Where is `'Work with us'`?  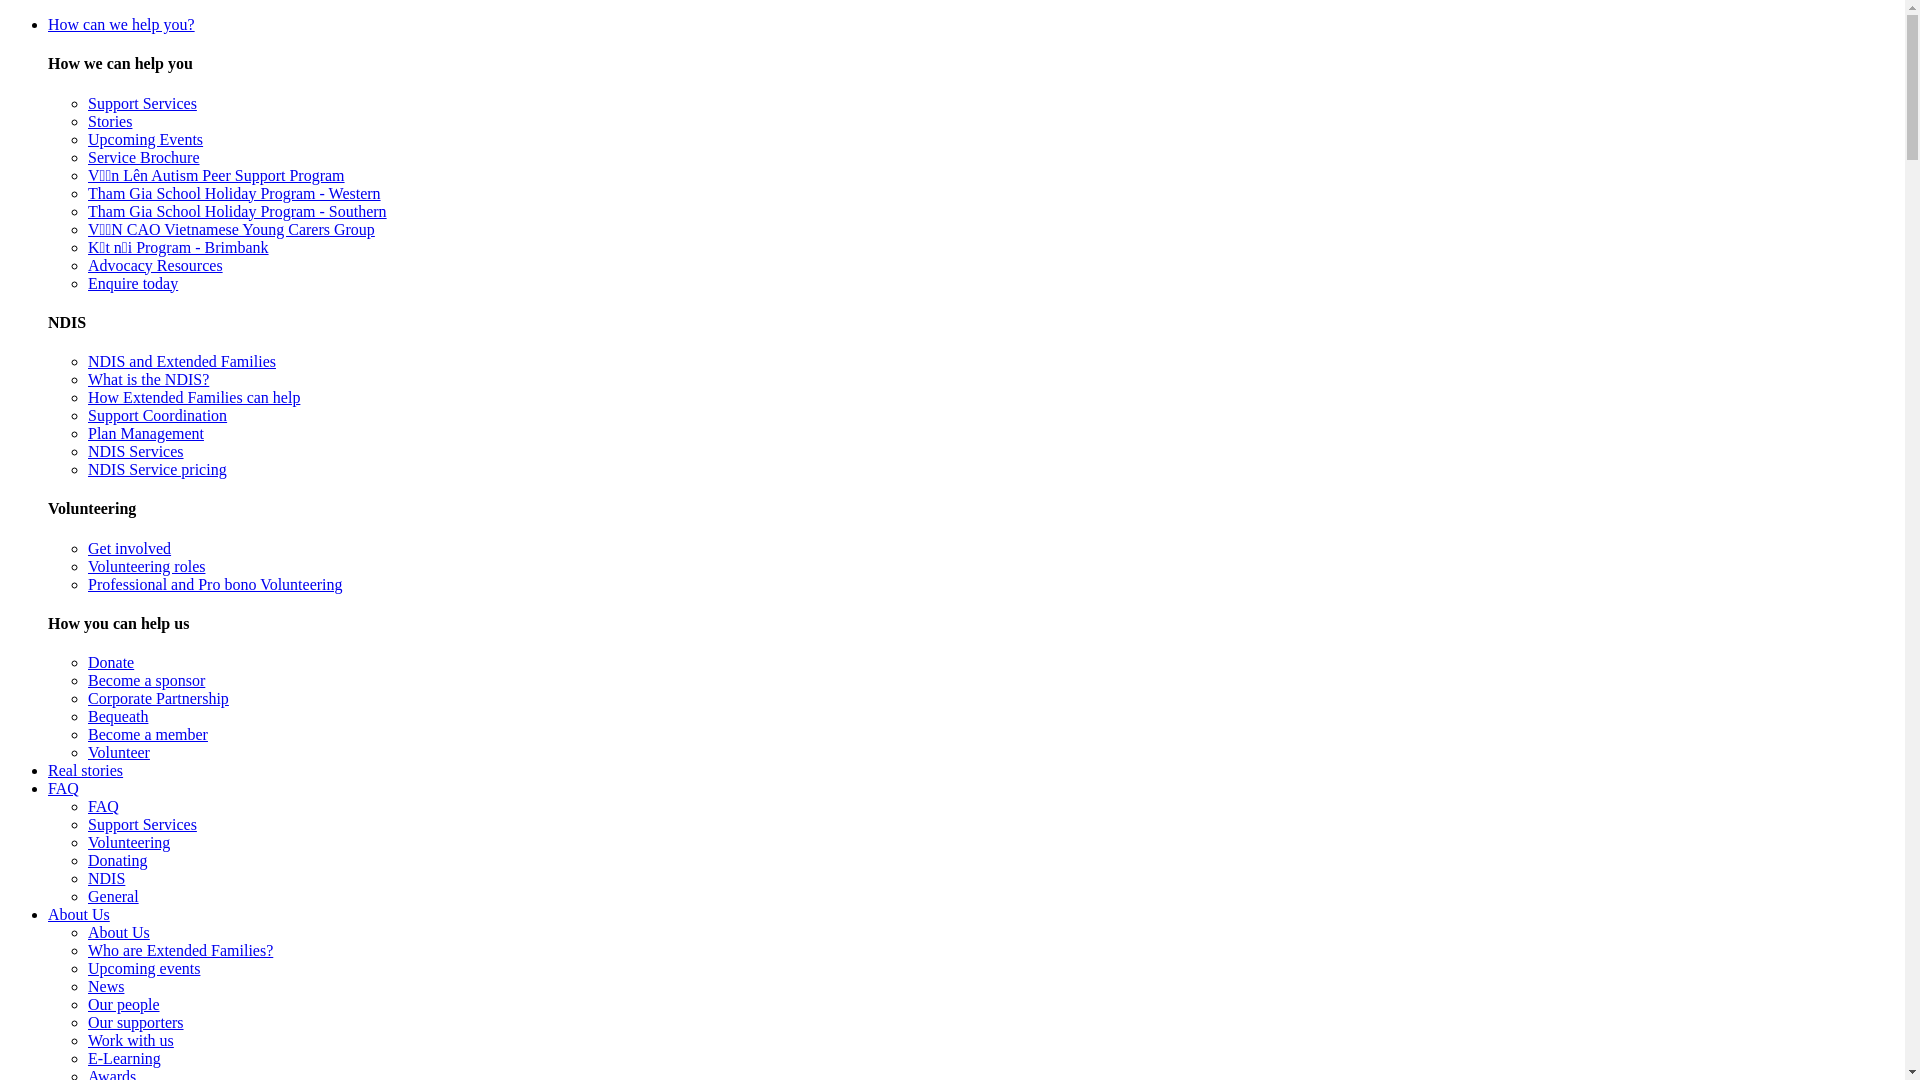
'Work with us' is located at coordinates (129, 1039).